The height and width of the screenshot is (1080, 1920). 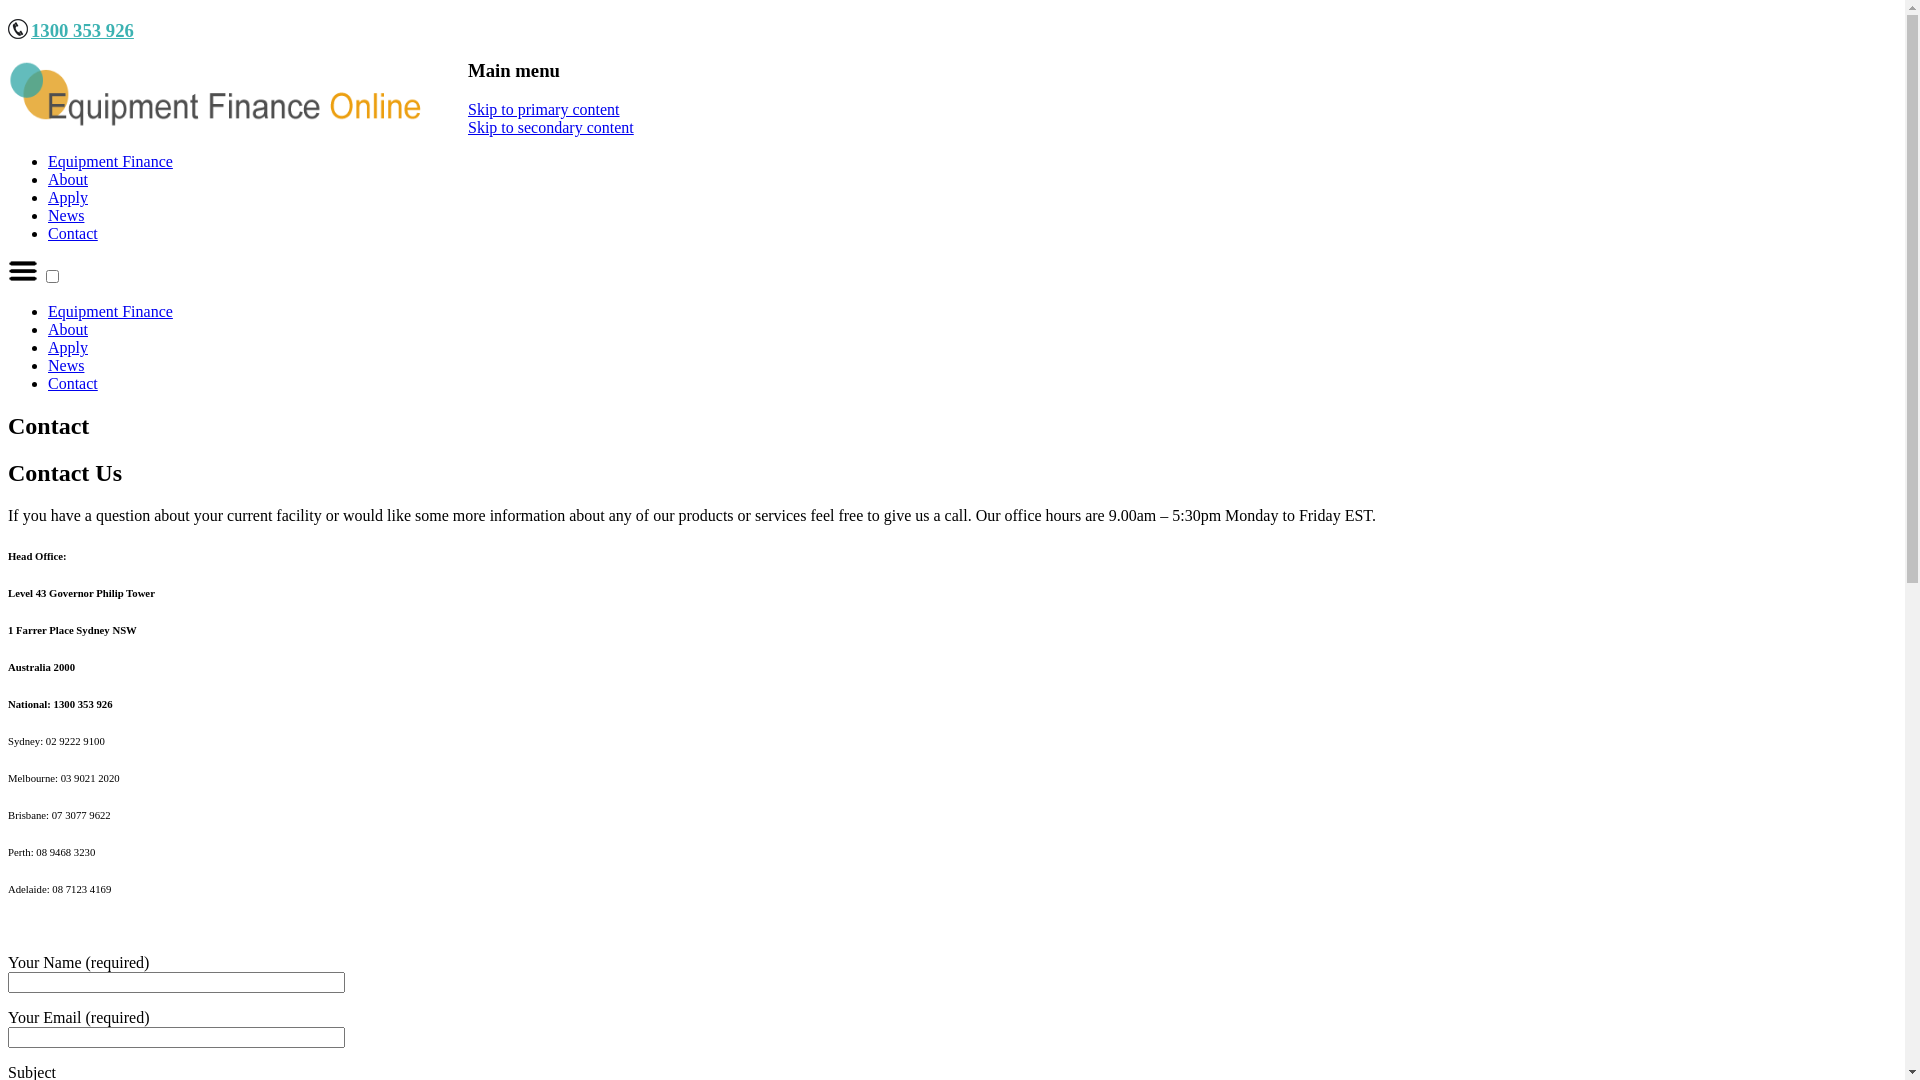 What do you see at coordinates (109, 311) in the screenshot?
I see `'Equipment Finance'` at bounding box center [109, 311].